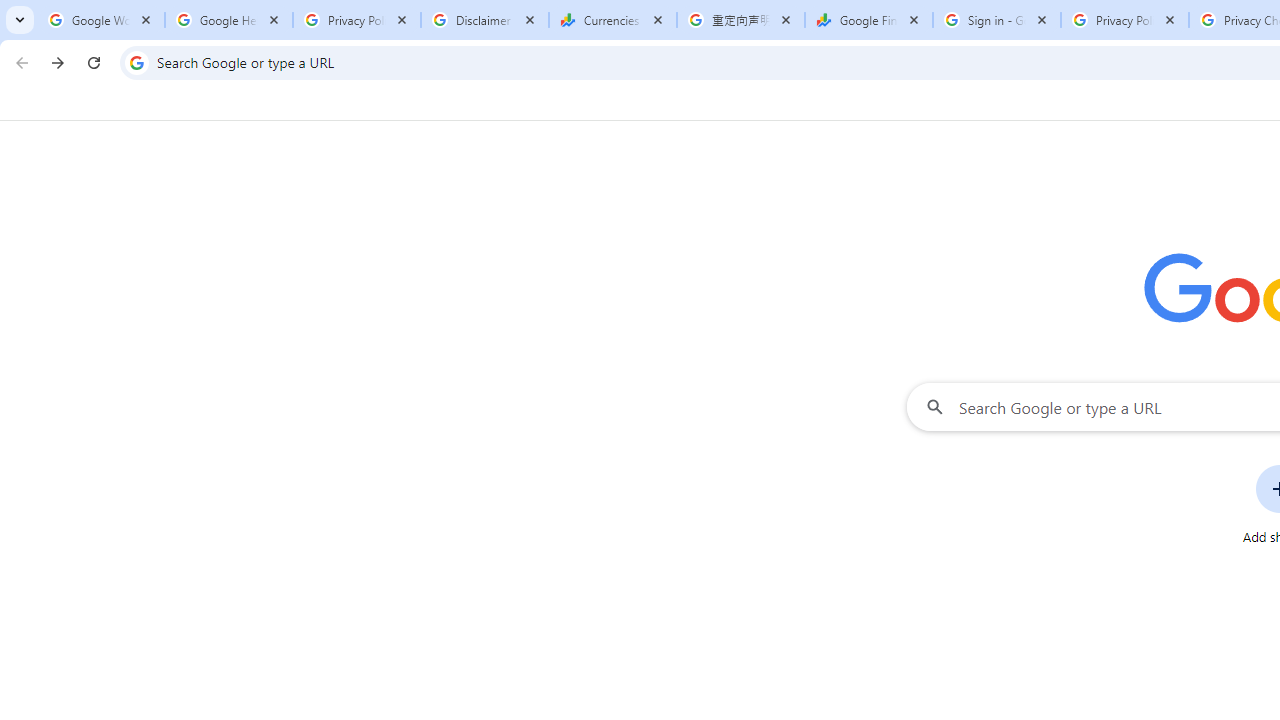 This screenshot has height=720, width=1280. Describe the element at coordinates (93, 61) in the screenshot. I see `'Reload'` at that location.